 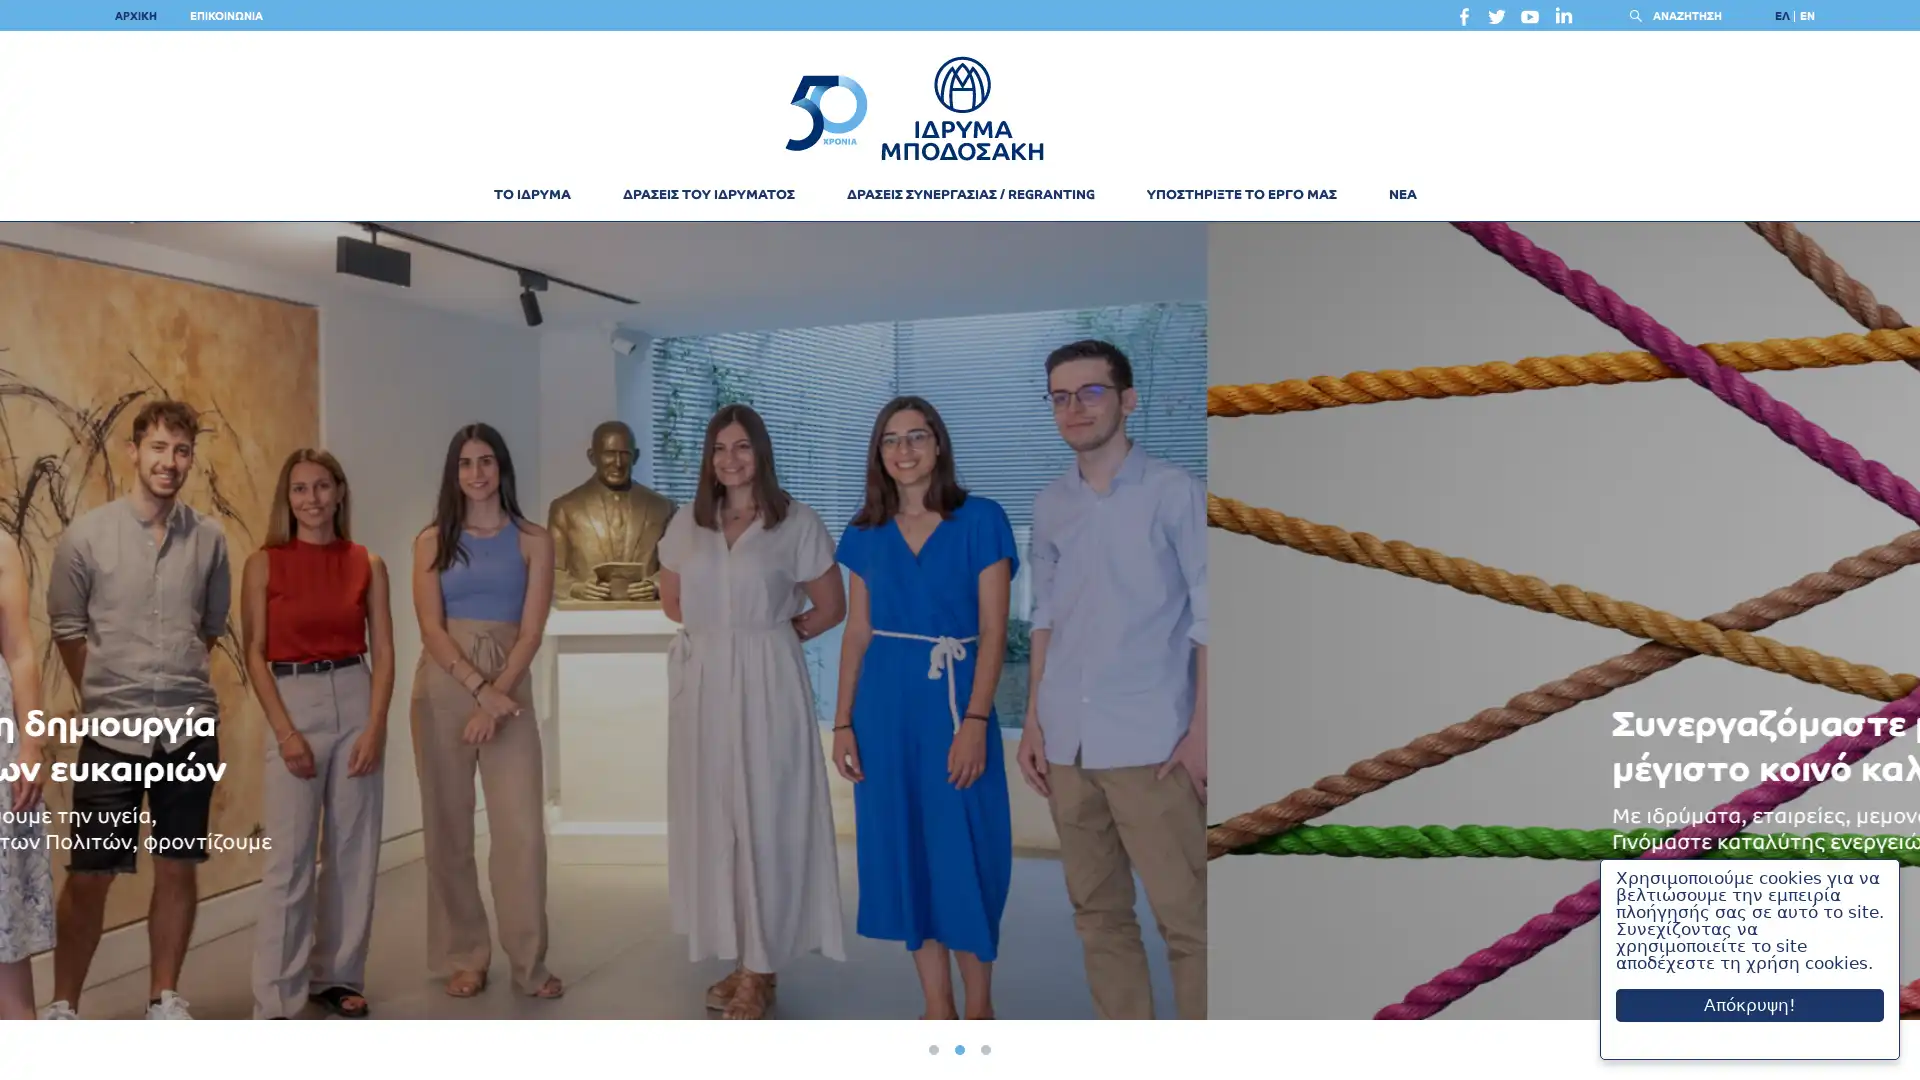 I want to click on 2, so click(x=960, y=1044).